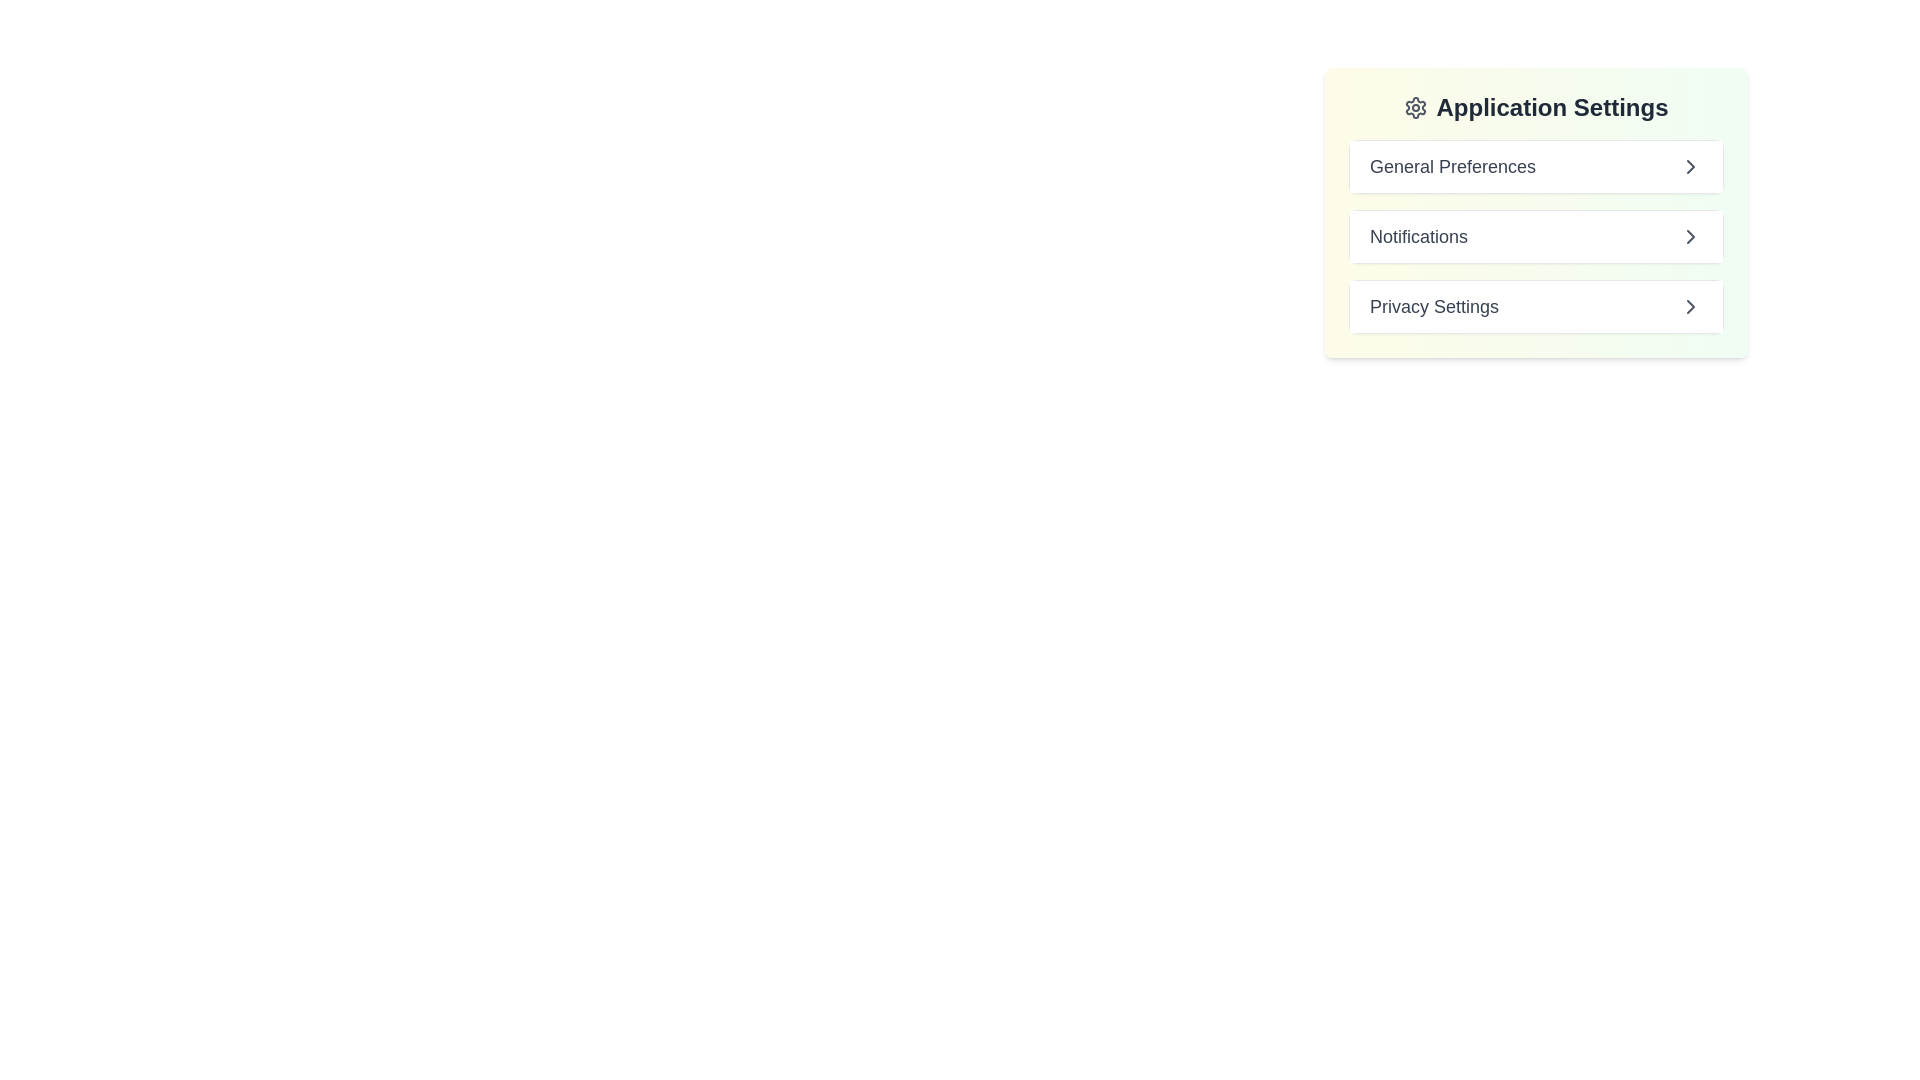 The image size is (1920, 1080). Describe the element at coordinates (1433, 307) in the screenshot. I see `text of the 'Privacy Settings' title label in the Application Settings menu, which is positioned below 'Notifications'` at that location.